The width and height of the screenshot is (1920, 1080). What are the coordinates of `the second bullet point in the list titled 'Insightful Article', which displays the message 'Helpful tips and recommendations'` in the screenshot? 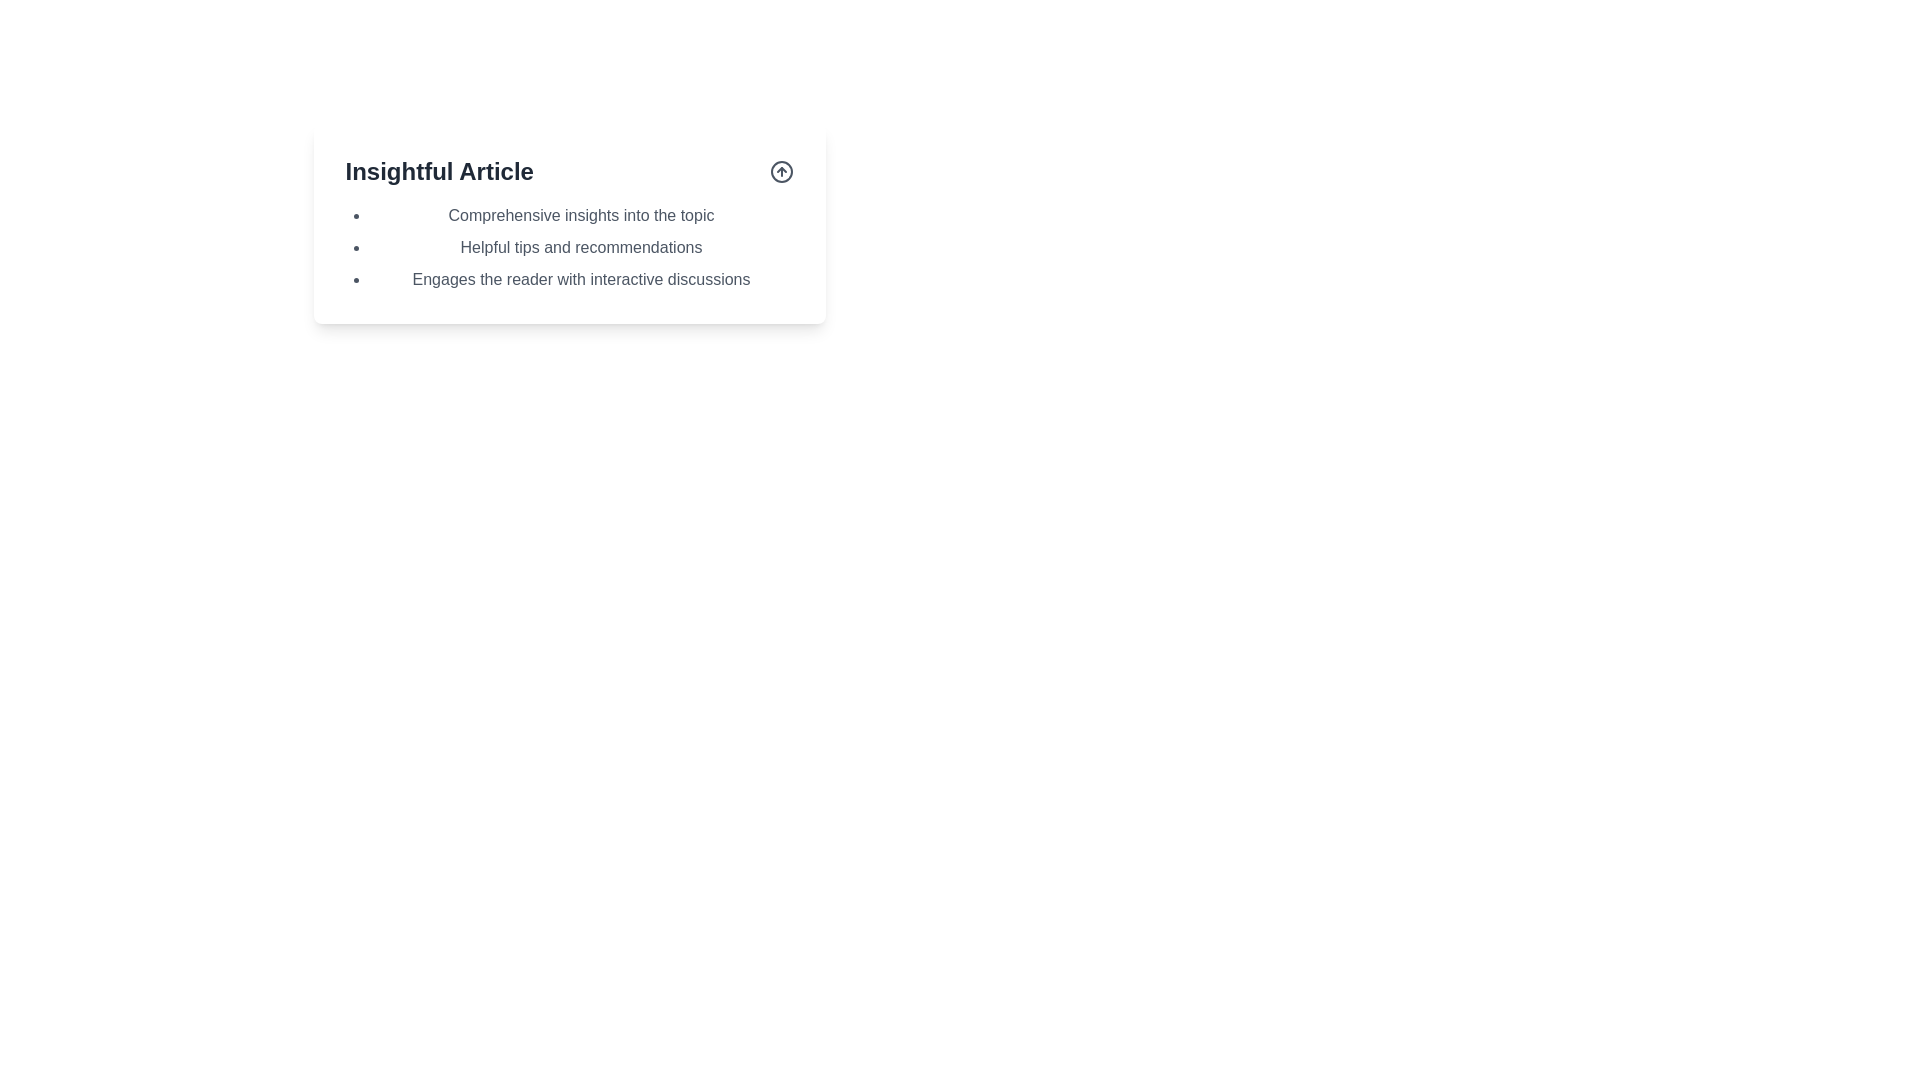 It's located at (580, 246).